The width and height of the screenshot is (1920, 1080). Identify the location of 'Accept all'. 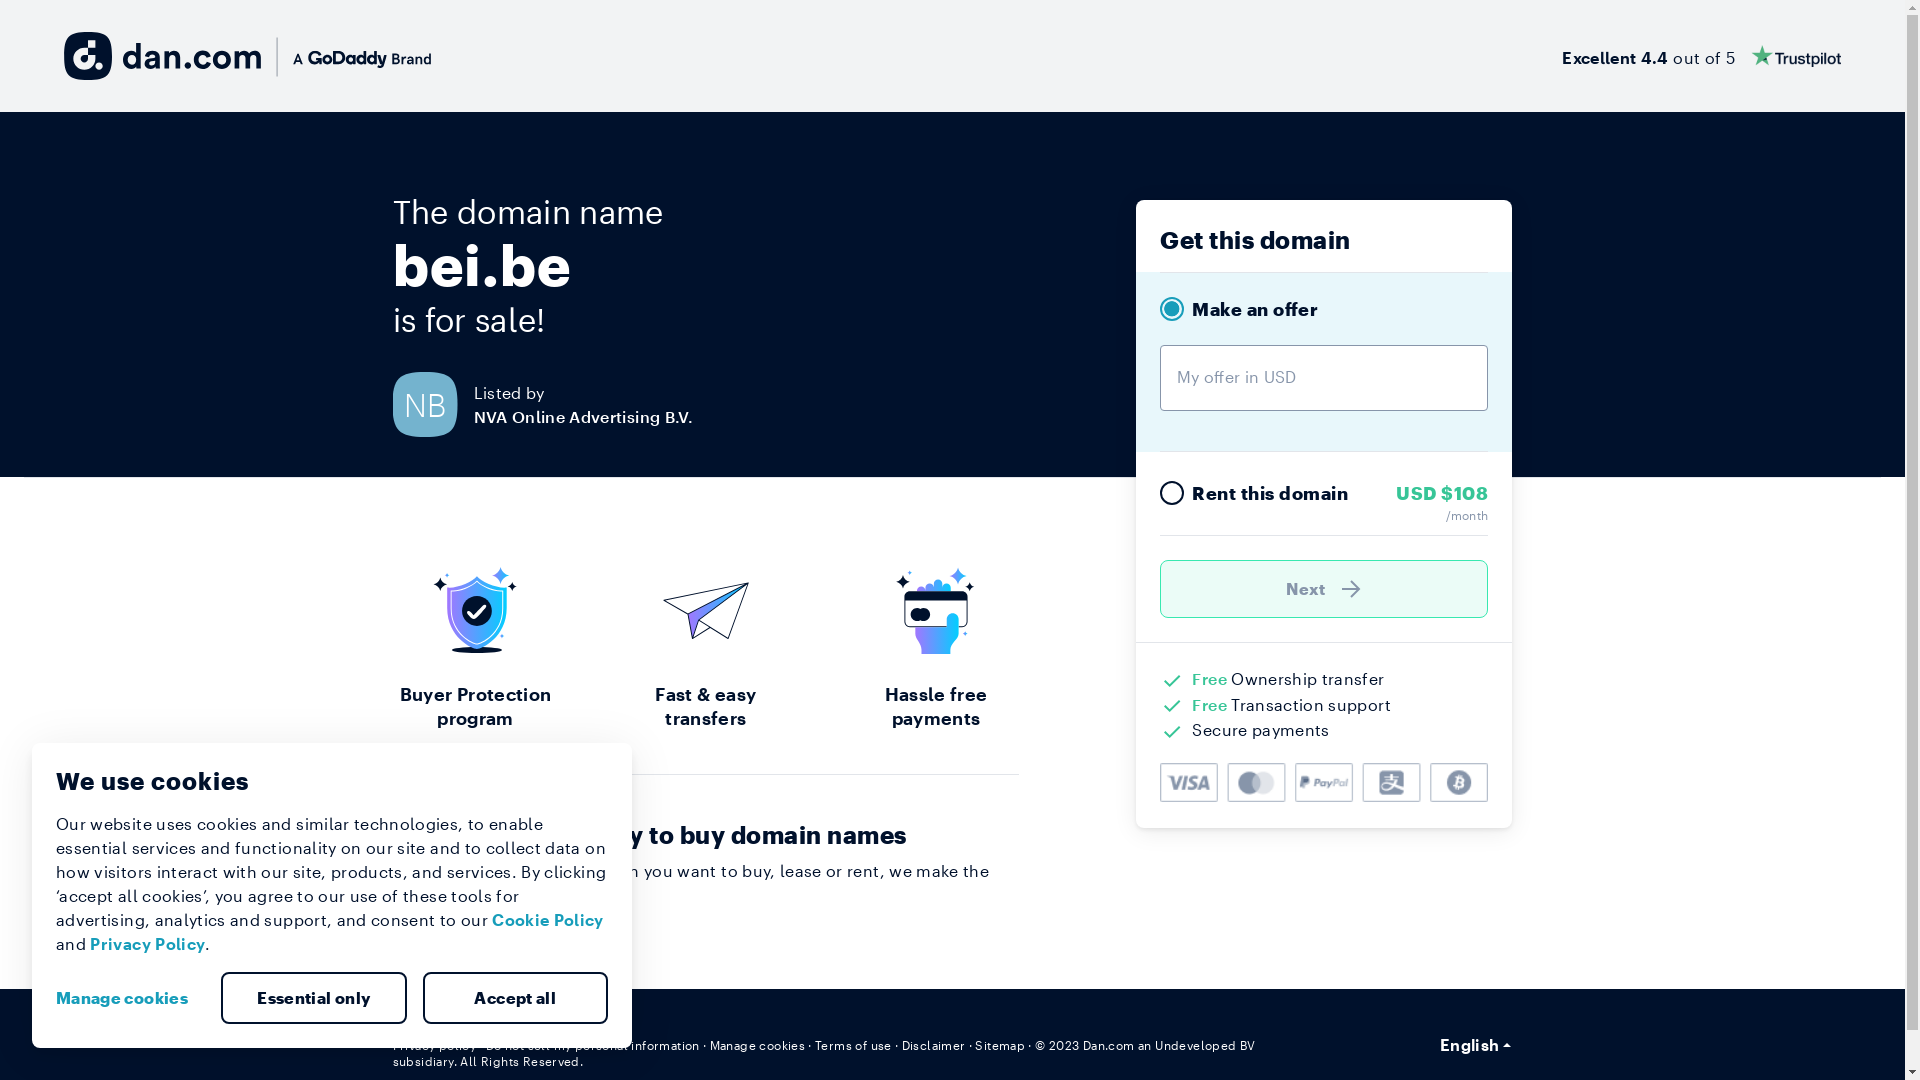
(514, 998).